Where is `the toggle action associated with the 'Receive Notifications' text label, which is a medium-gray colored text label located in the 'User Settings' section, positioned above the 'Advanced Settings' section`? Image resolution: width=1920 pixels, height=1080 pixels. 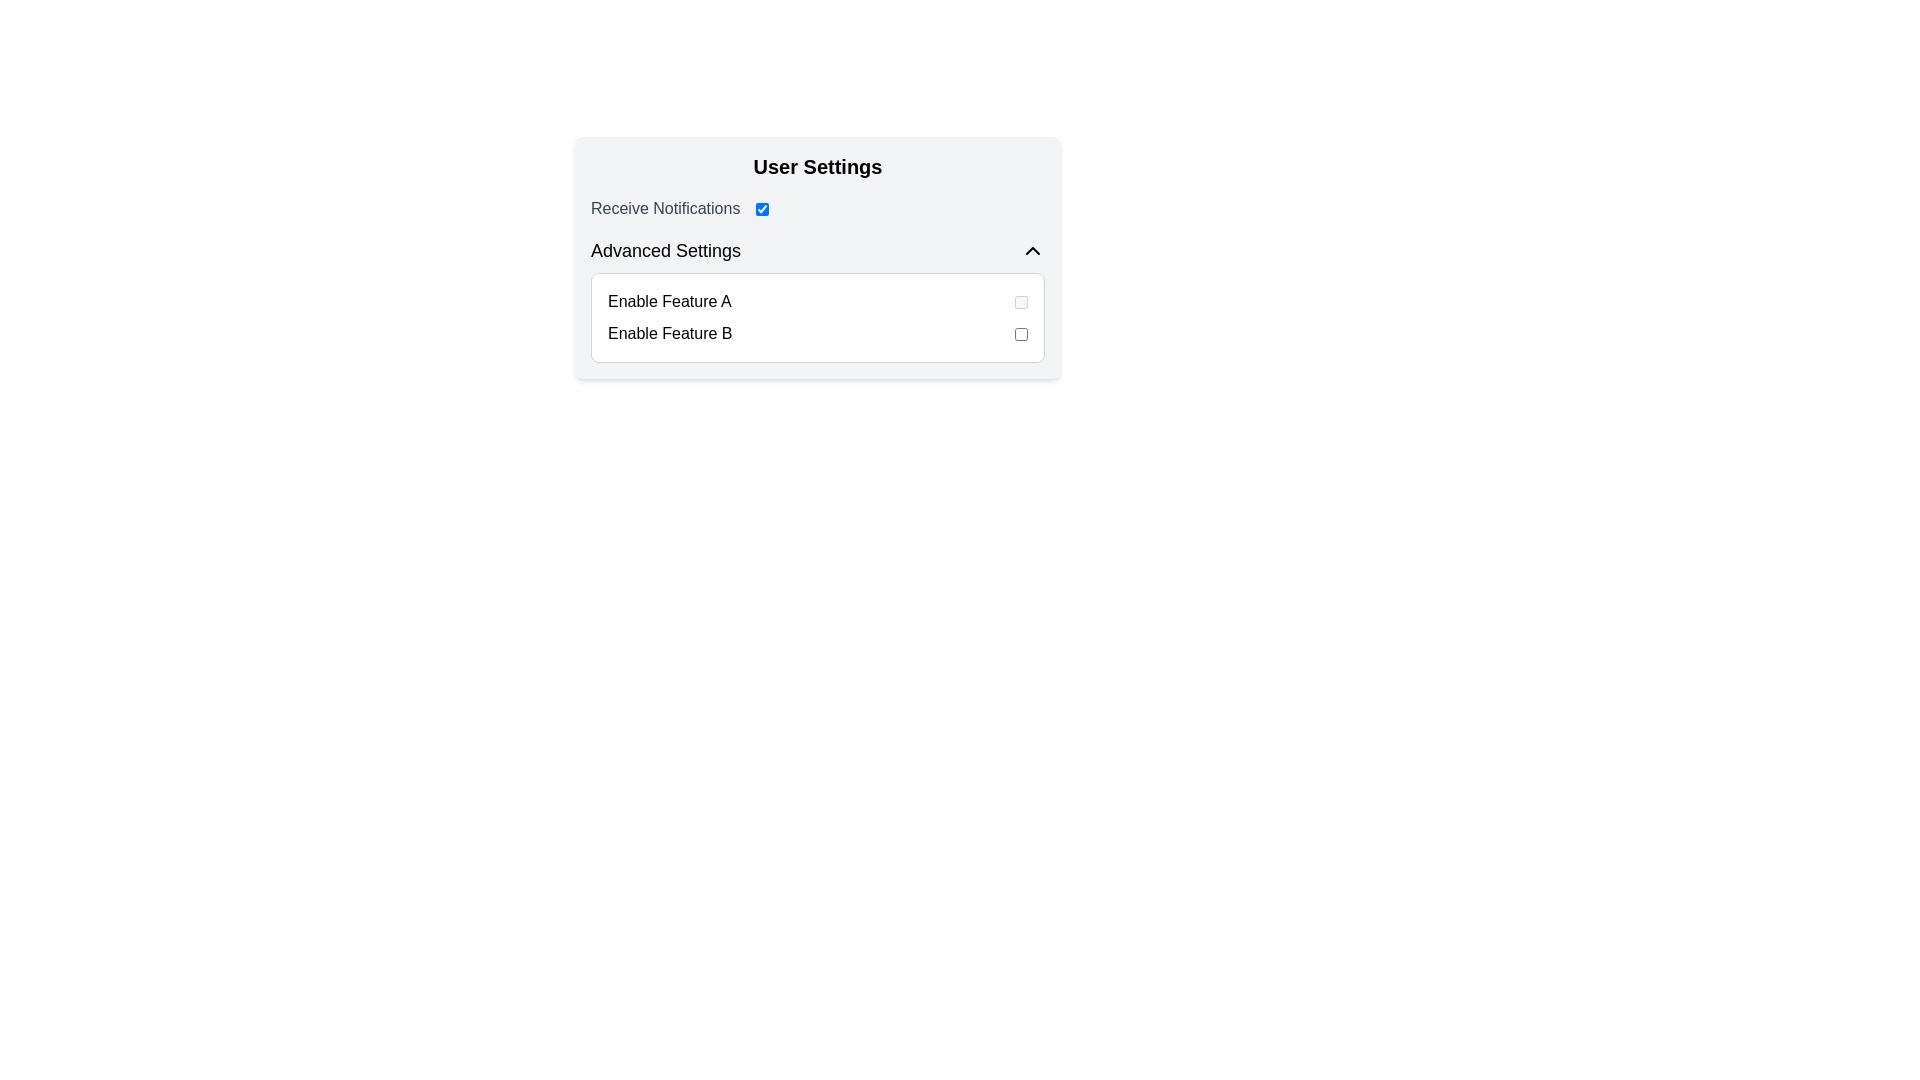
the toggle action associated with the 'Receive Notifications' text label, which is a medium-gray colored text label located in the 'User Settings' section, positioned above the 'Advanced Settings' section is located at coordinates (817, 208).